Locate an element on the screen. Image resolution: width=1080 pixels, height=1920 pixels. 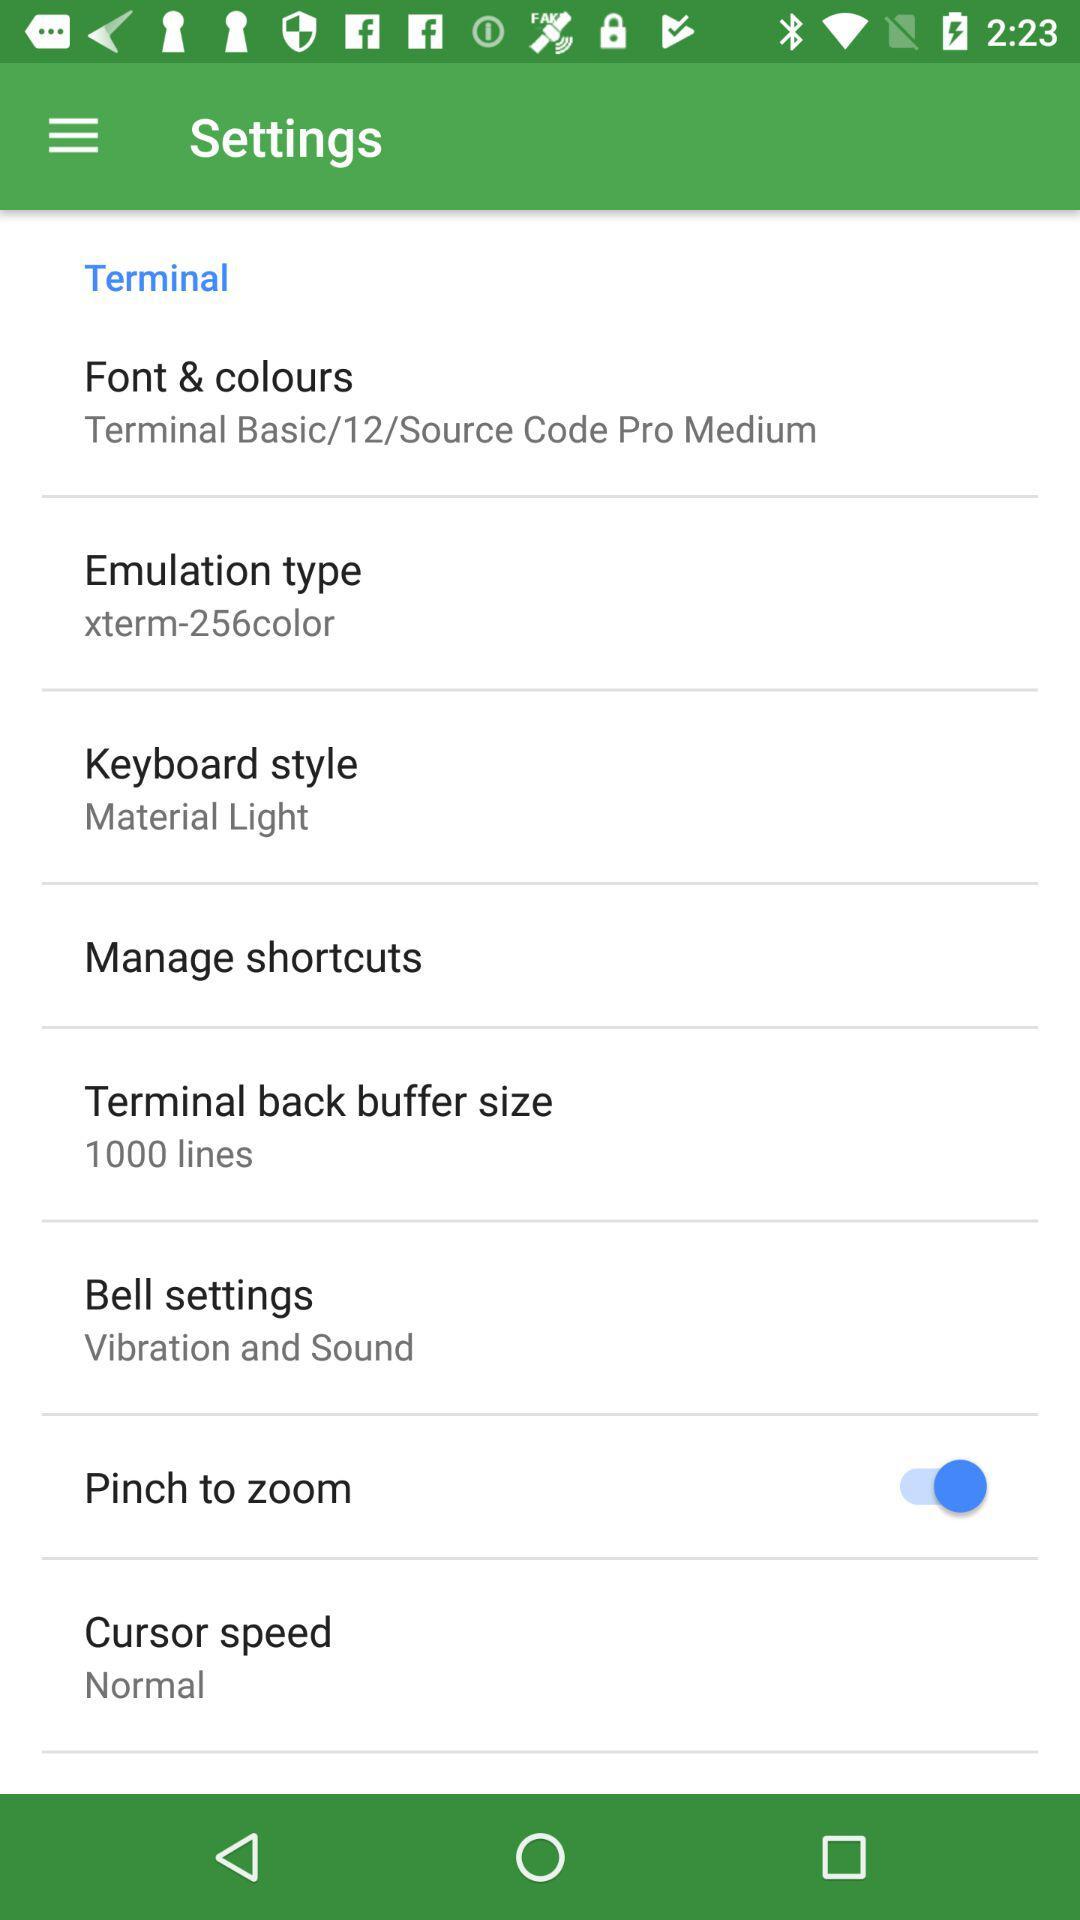
the normal item is located at coordinates (143, 1682).